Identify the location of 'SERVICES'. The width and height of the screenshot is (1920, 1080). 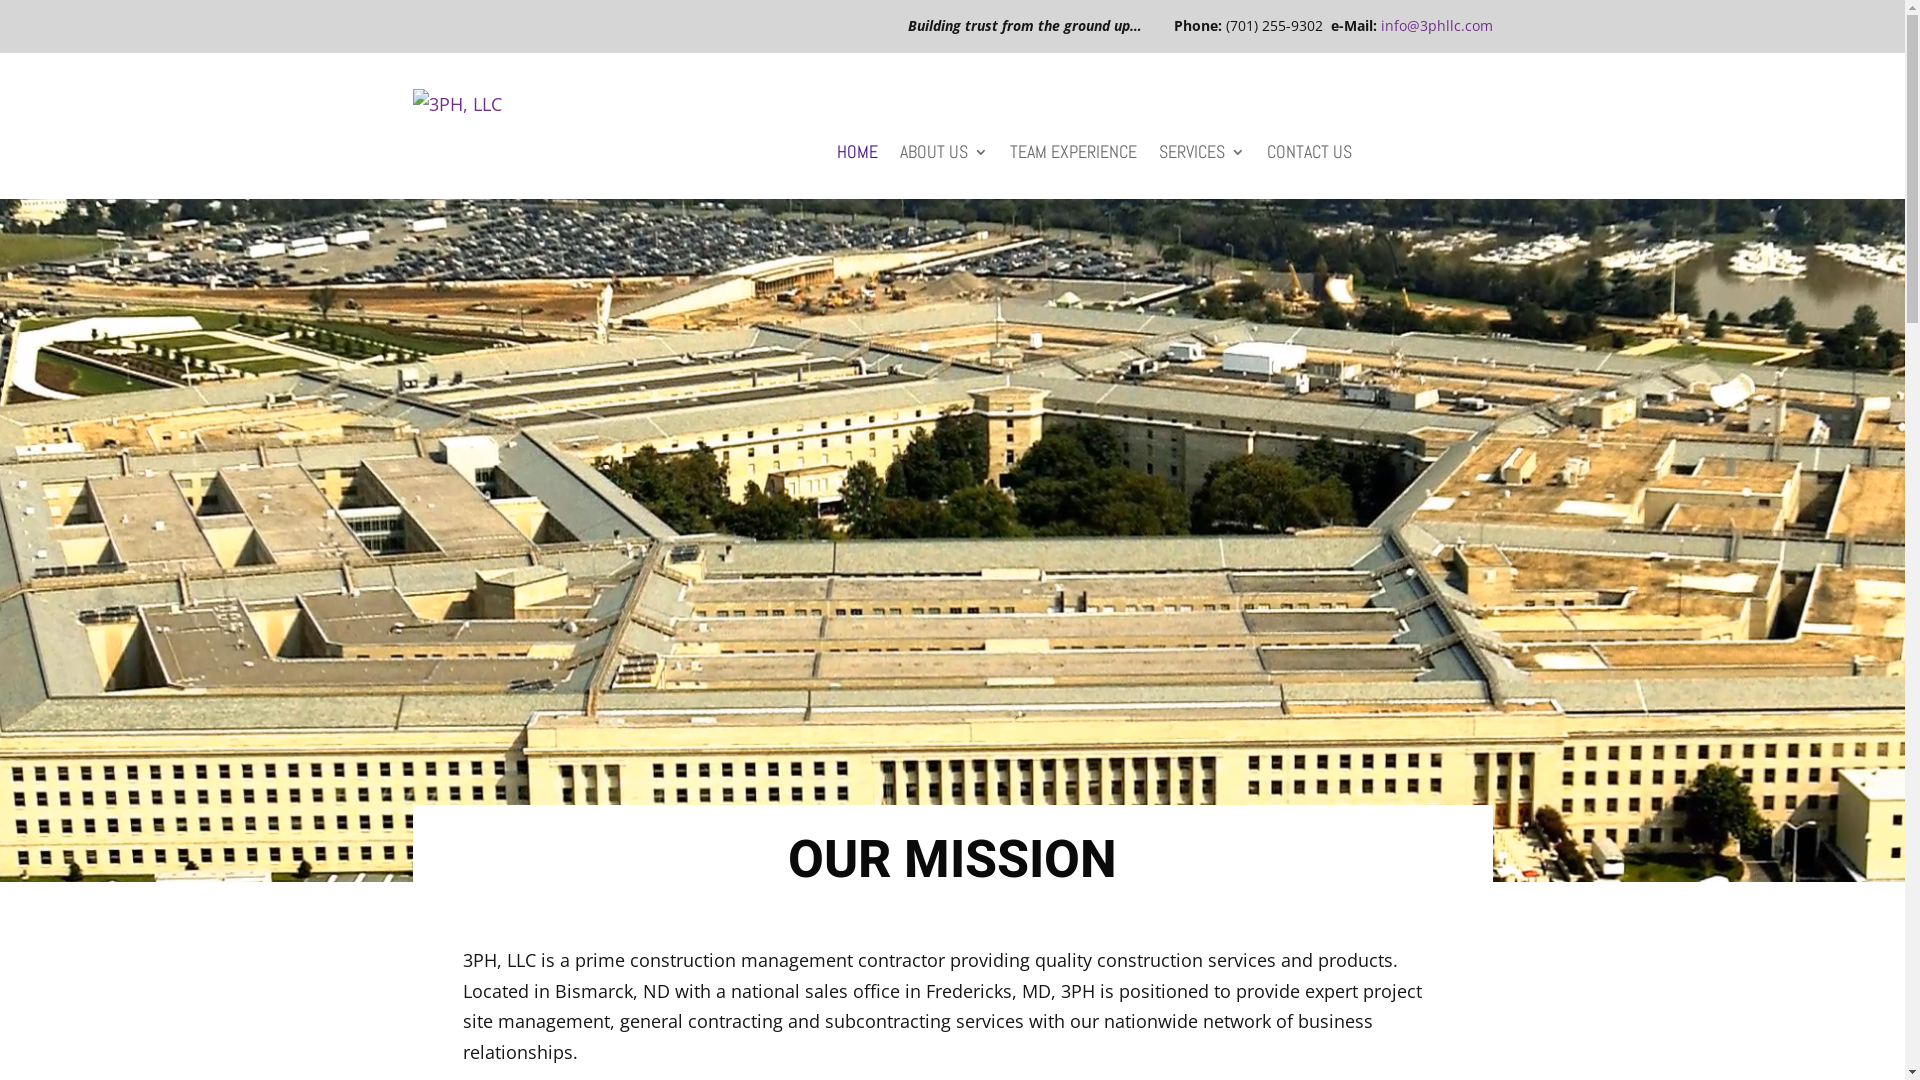
(1200, 154).